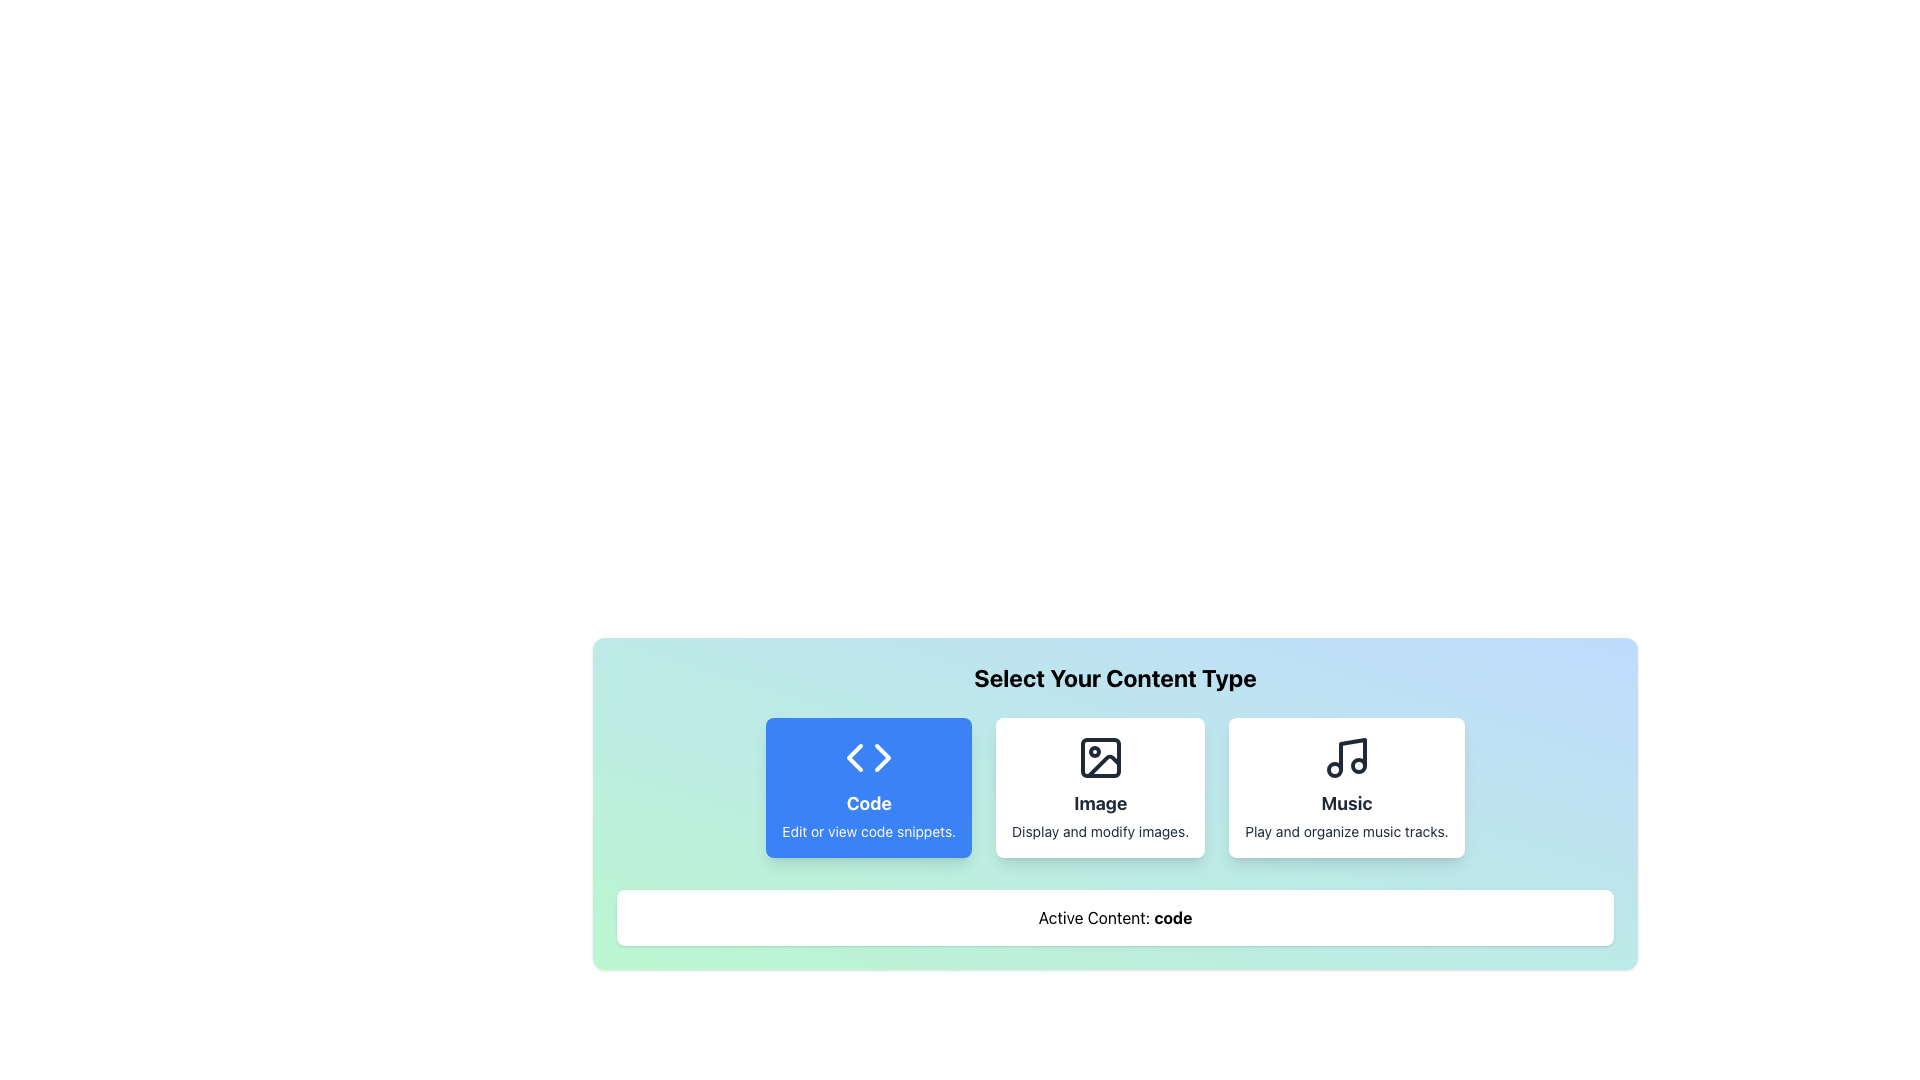  What do you see at coordinates (1173, 918) in the screenshot?
I see `the informational Text Label that indicates the currently active content type, which is part of the string 'Active Content: code' and located at the bottom of the interface` at bounding box center [1173, 918].